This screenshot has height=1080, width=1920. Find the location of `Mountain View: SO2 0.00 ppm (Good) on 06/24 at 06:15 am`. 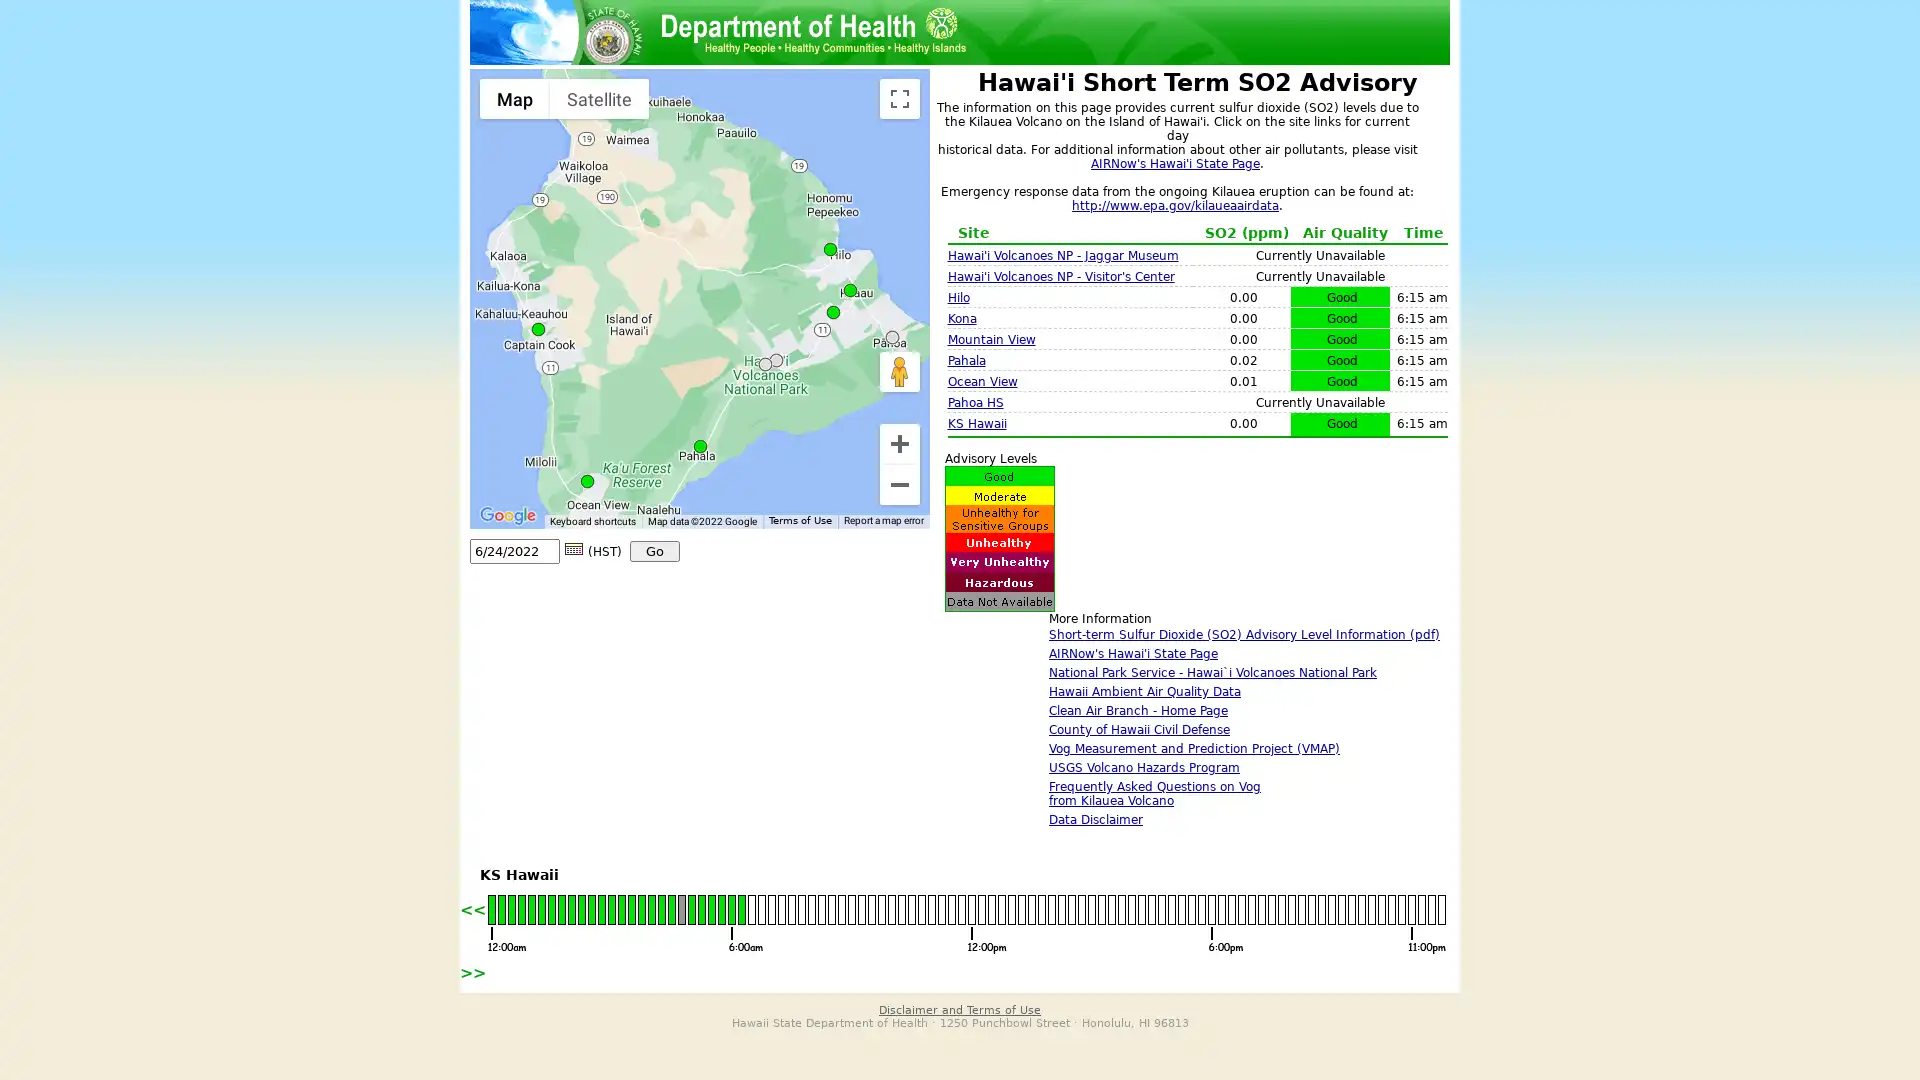

Mountain View: SO2 0.00 ppm (Good) on 06/24 at 06:15 am is located at coordinates (833, 312).